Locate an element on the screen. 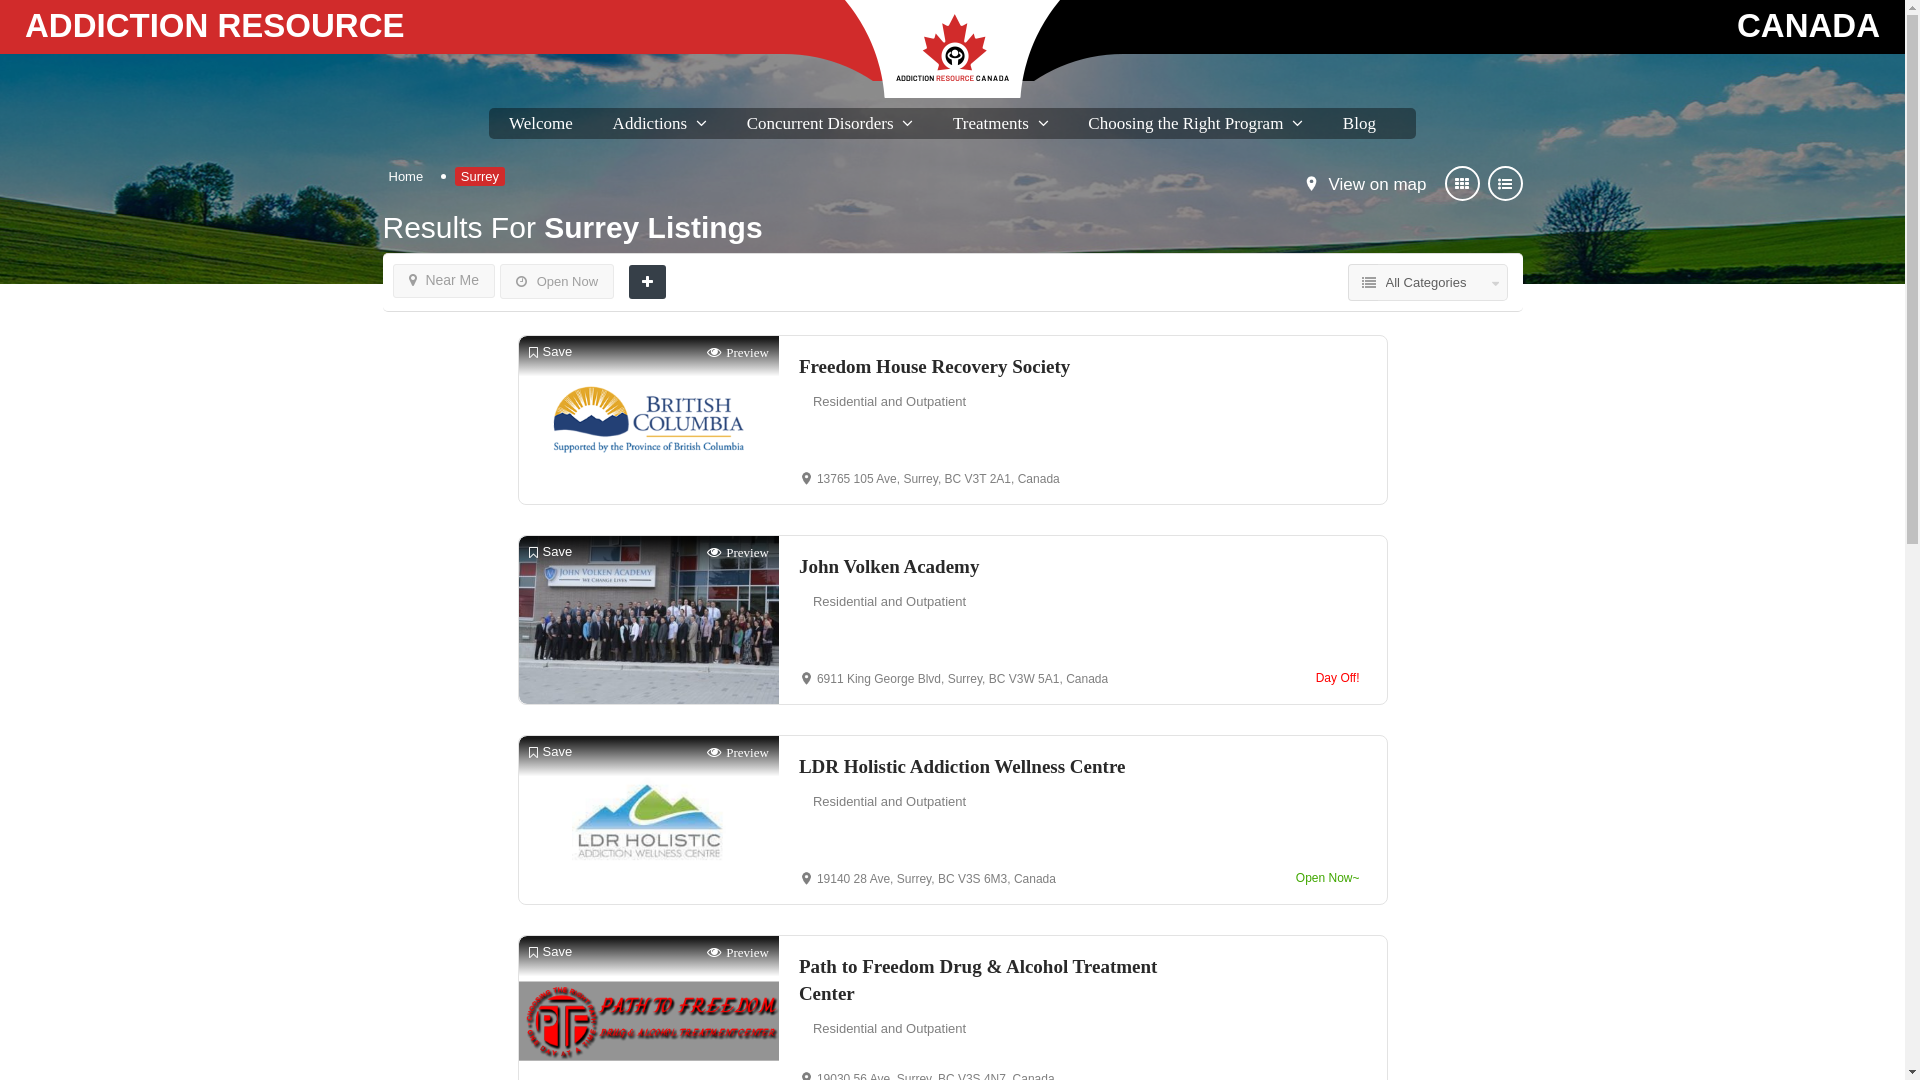 The width and height of the screenshot is (1920, 1080). 'Addictions' is located at coordinates (612, 123).